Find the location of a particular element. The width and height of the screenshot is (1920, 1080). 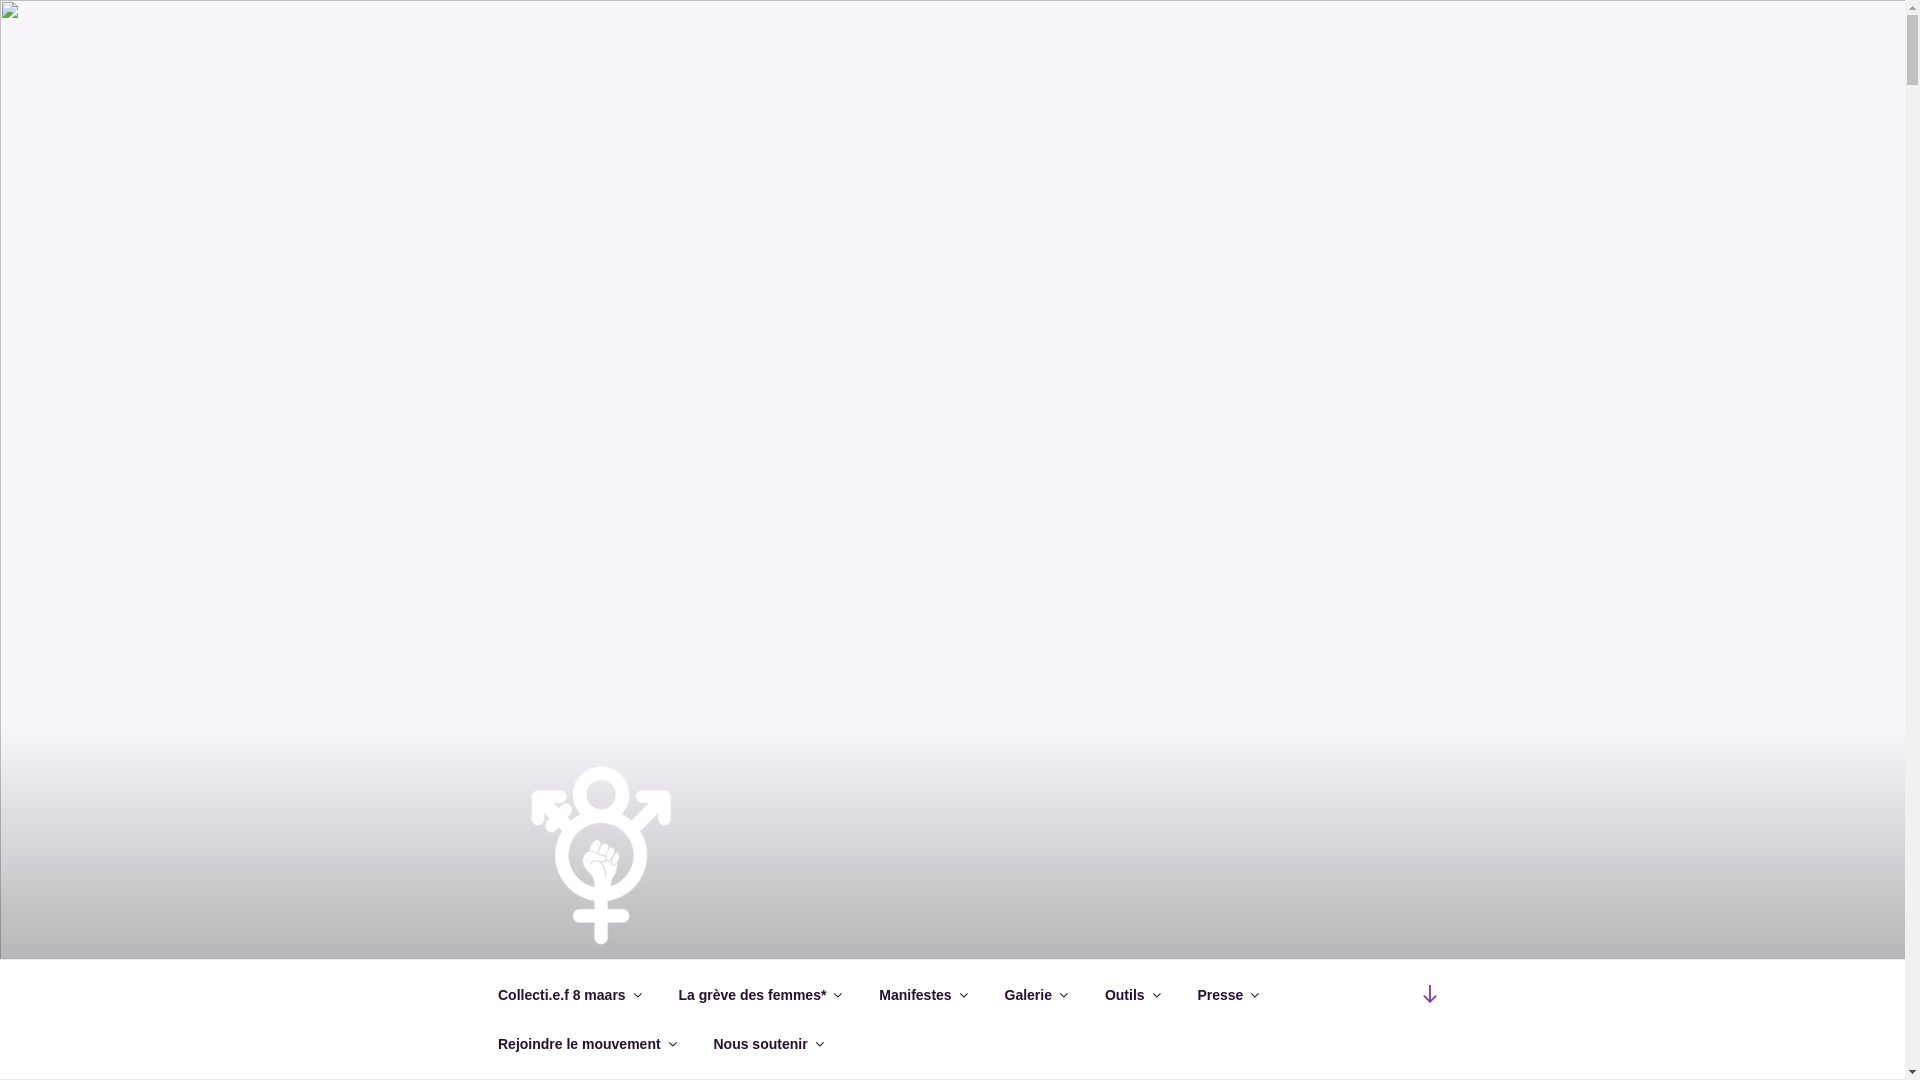

'Collecti.e.f 8 maars' is located at coordinates (567, 994).